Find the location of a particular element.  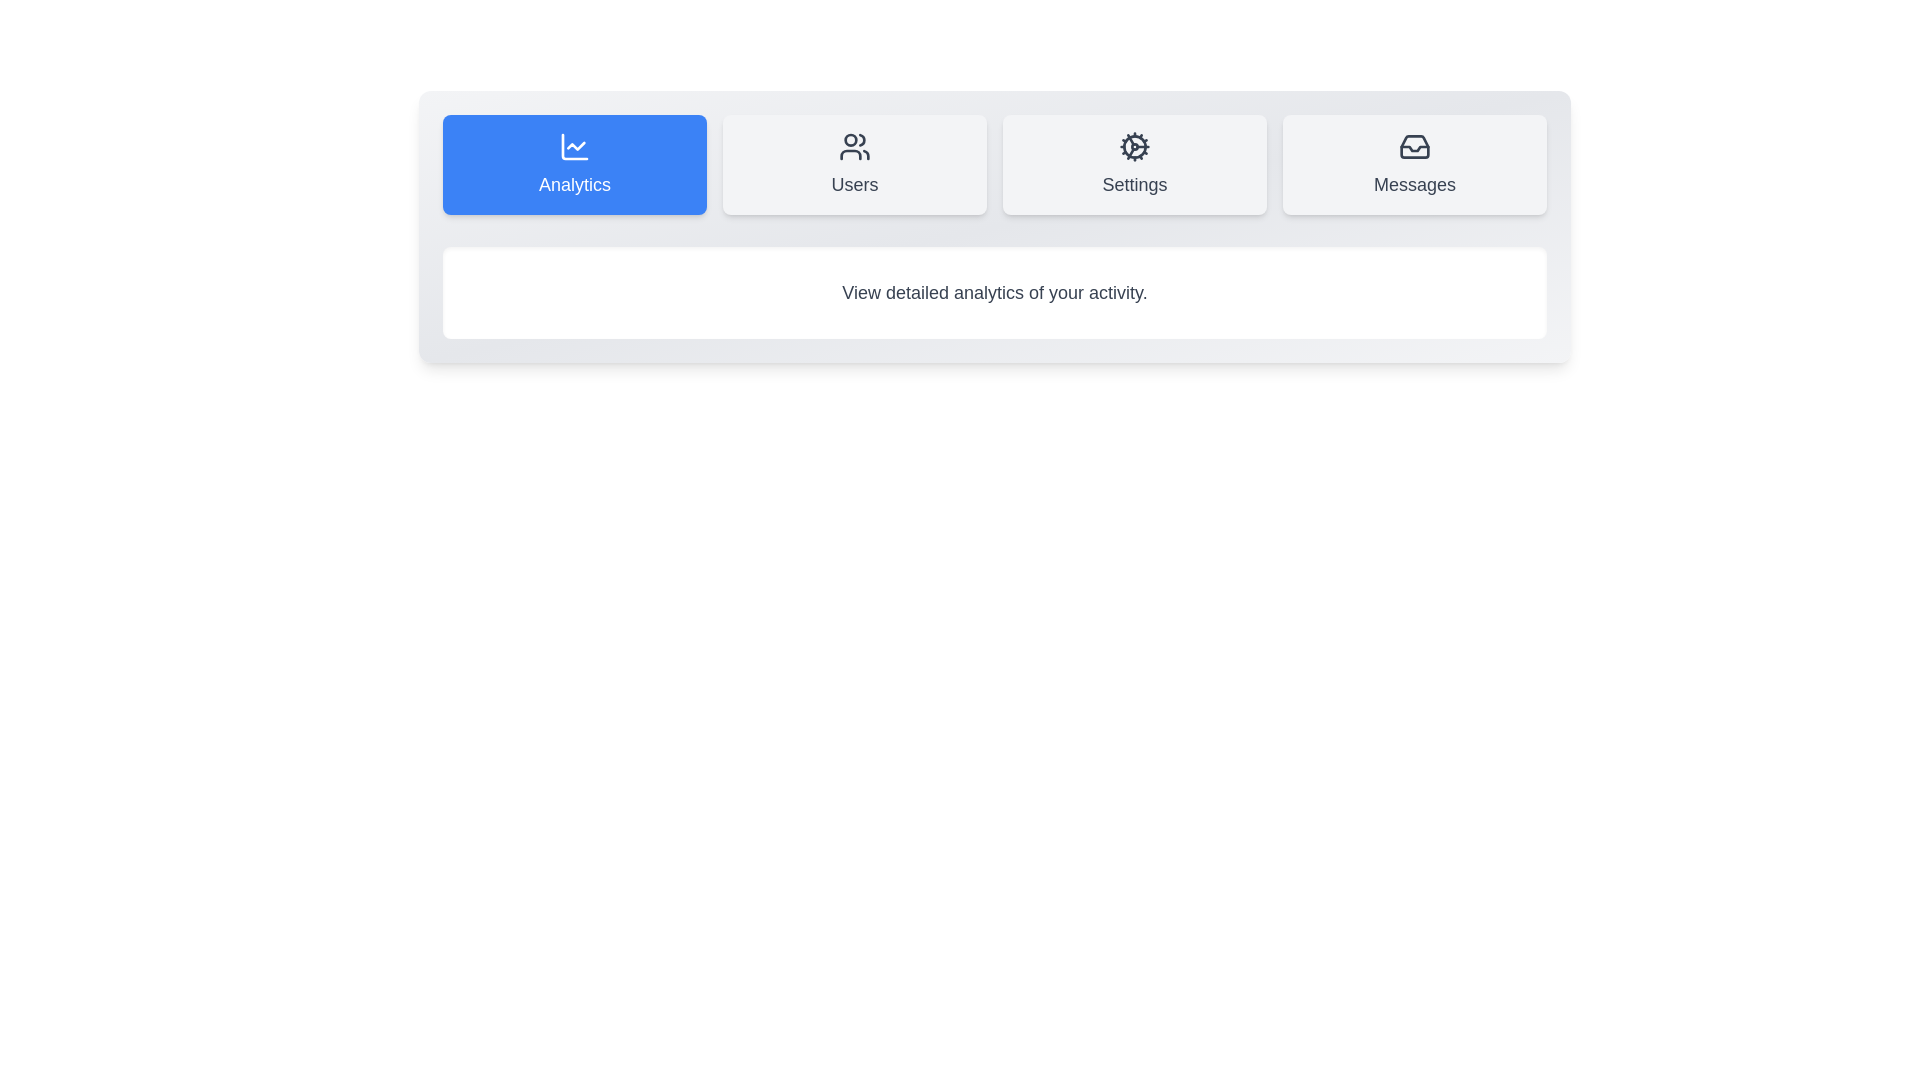

the Messages tab to switch the active section is located at coordinates (1414, 164).